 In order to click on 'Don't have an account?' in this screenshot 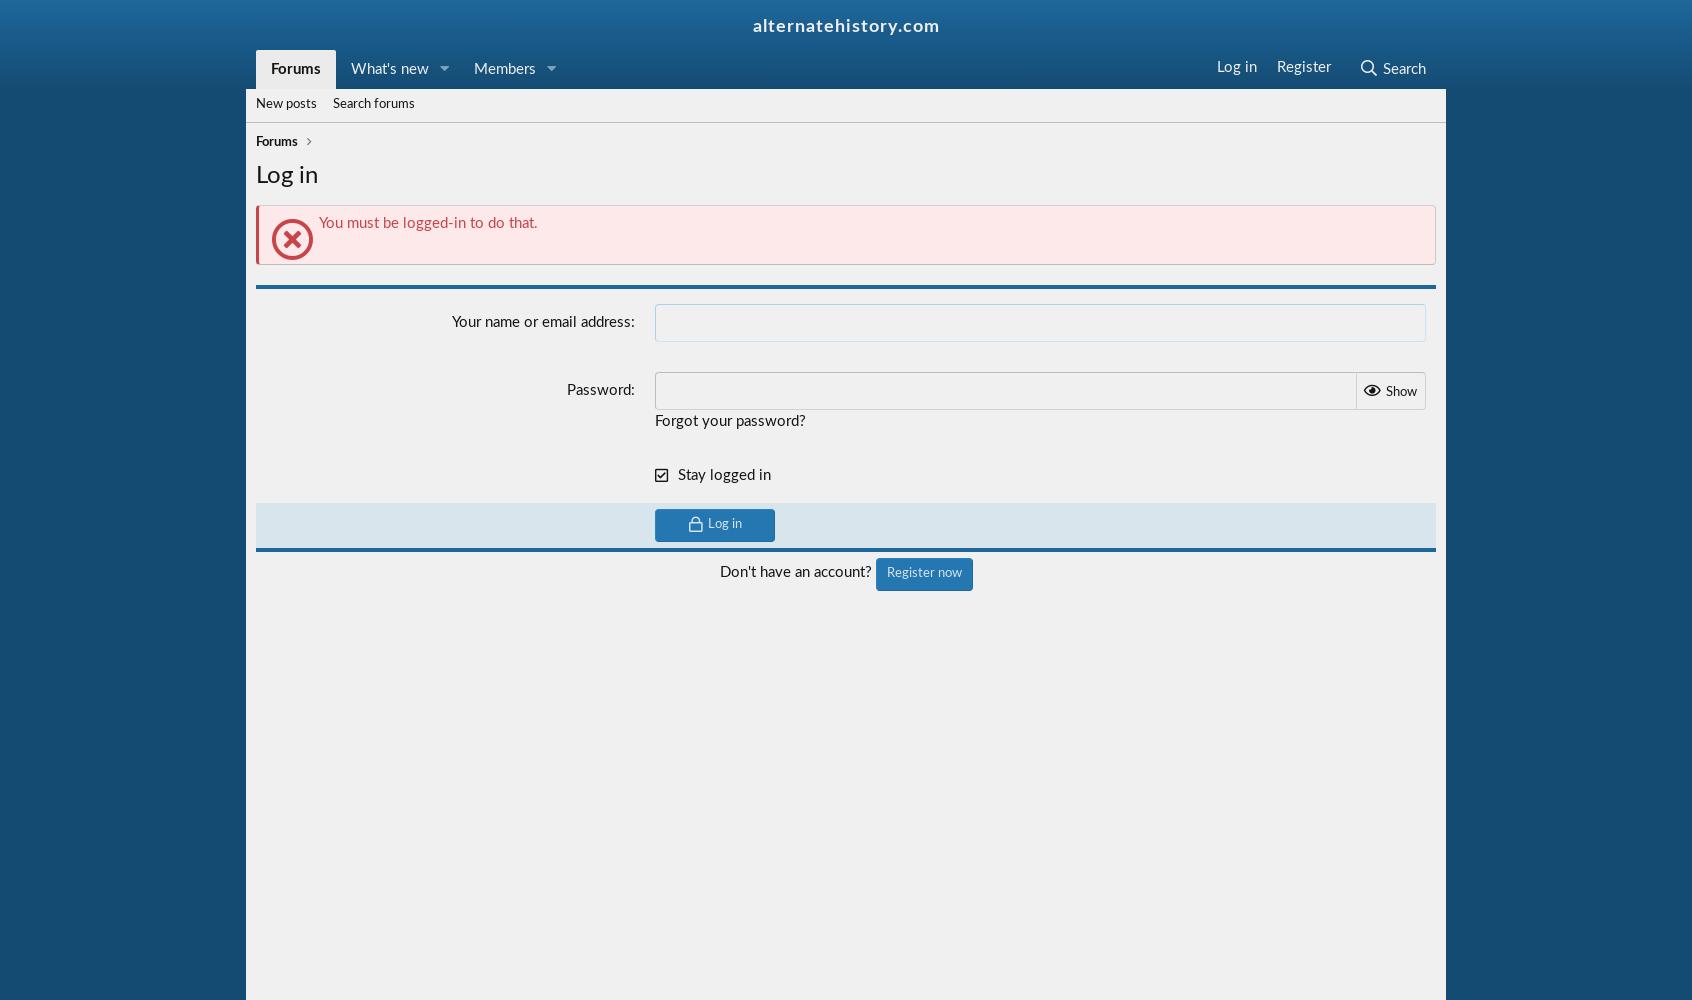, I will do `click(796, 571)`.